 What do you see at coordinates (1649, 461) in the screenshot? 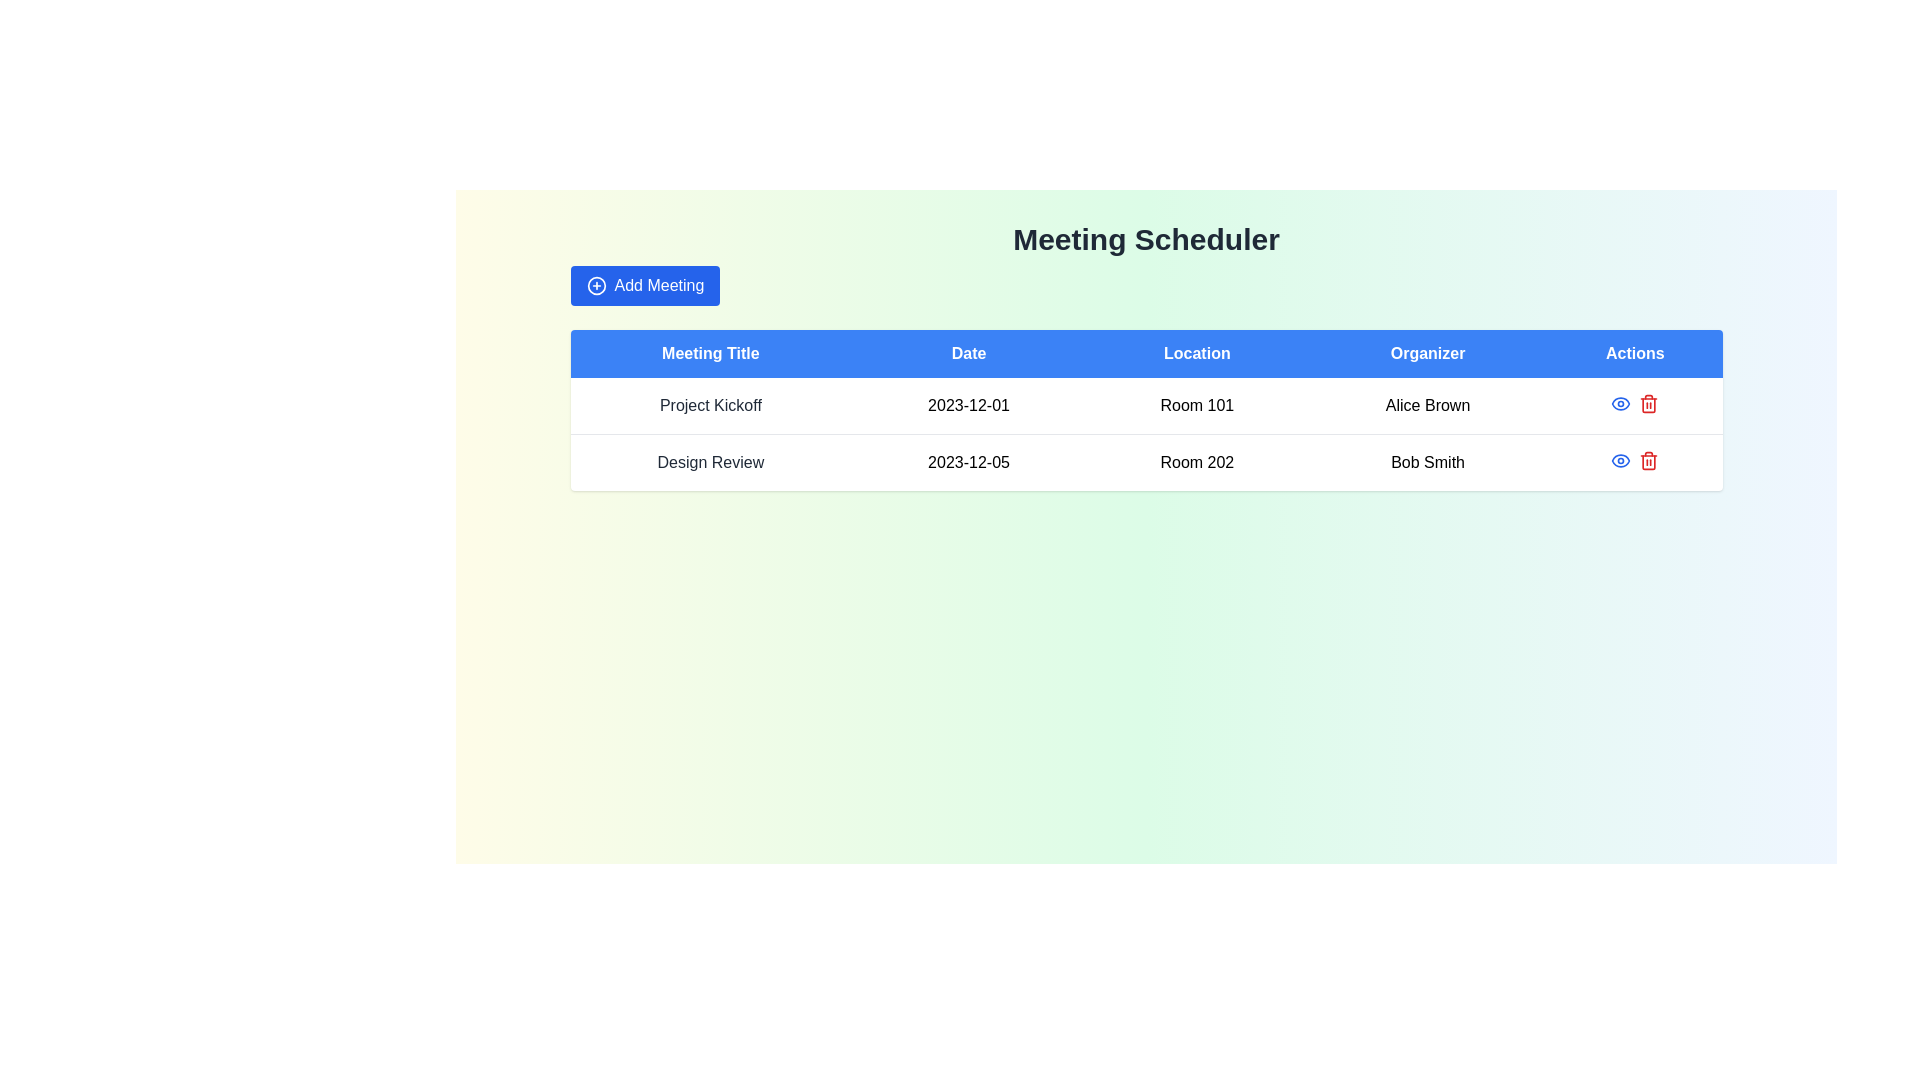
I see `the delete button (trash icon) located in the second row of the table under the 'Actions' column` at bounding box center [1649, 461].